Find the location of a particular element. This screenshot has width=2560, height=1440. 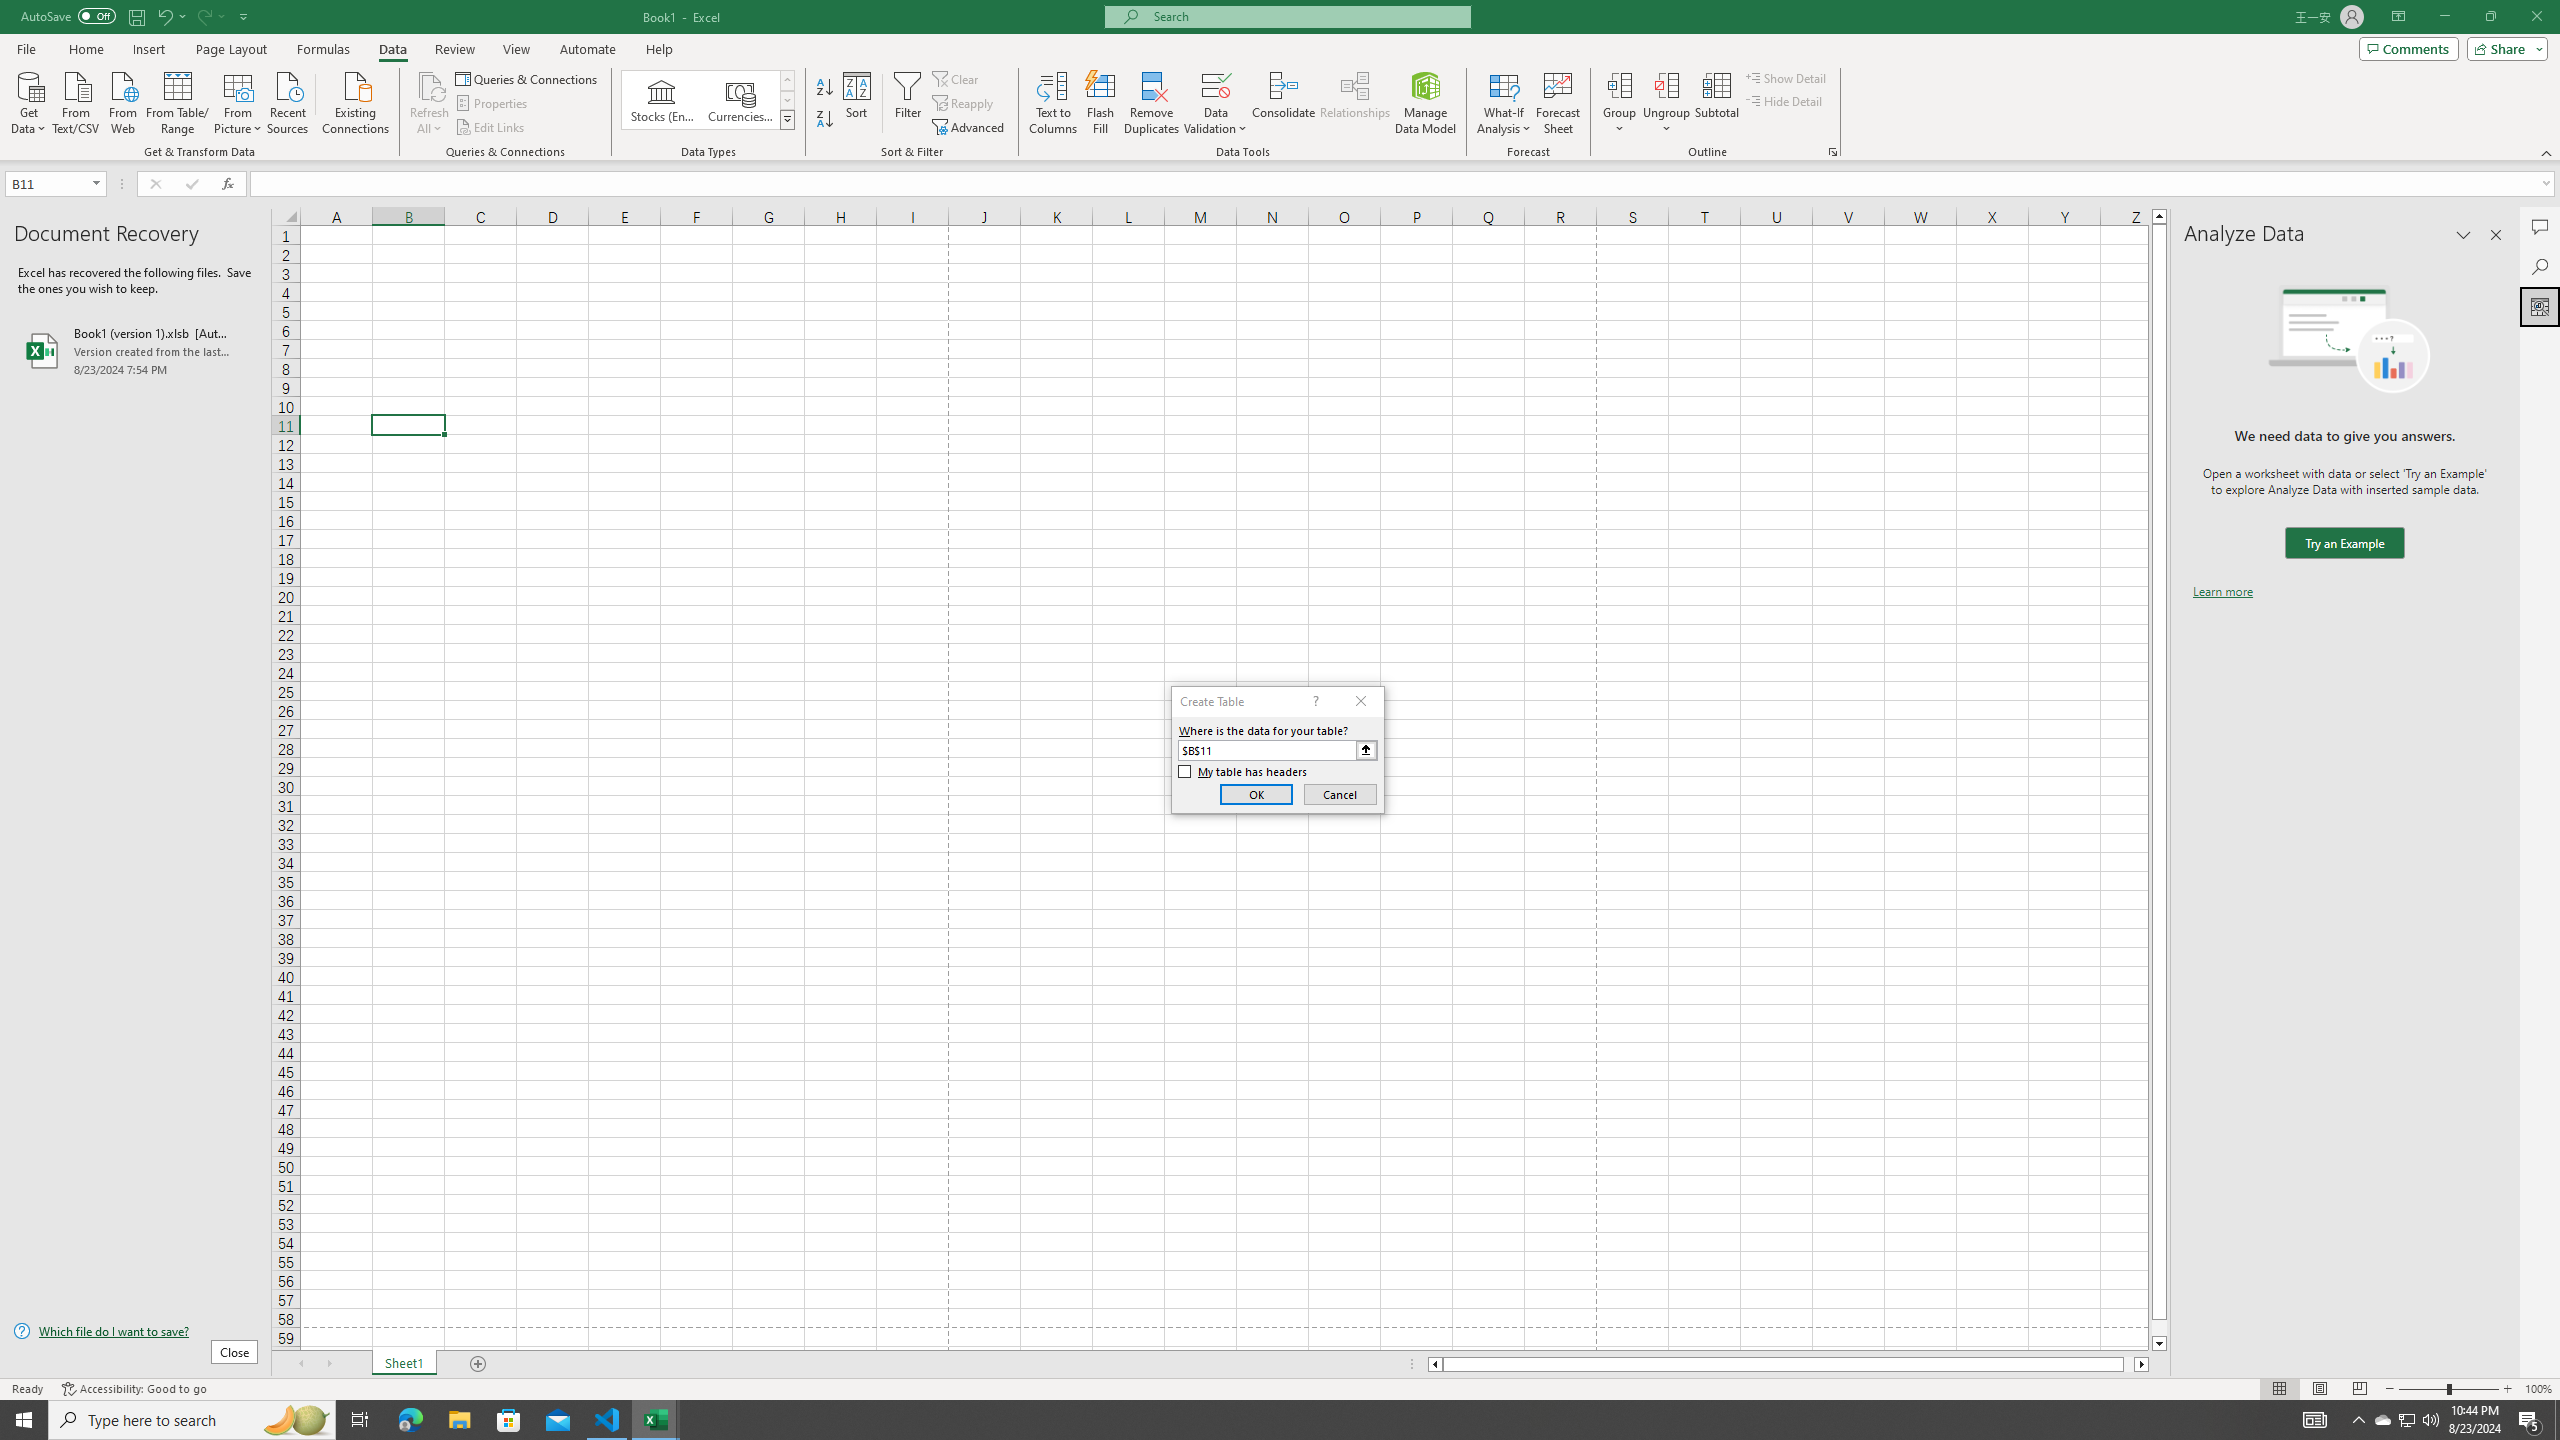

'Group and Outline Settings' is located at coordinates (1831, 150).